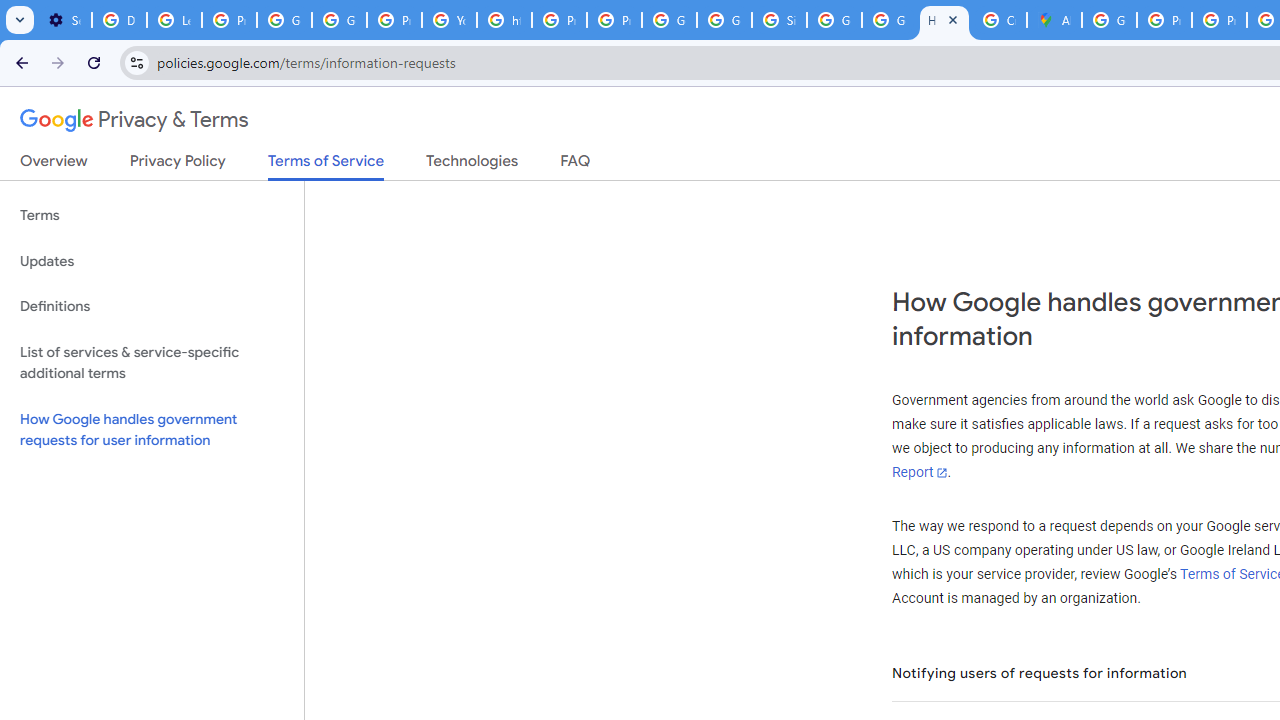 The image size is (1280, 720). Describe the element at coordinates (283, 20) in the screenshot. I see `'Google Account Help'` at that location.